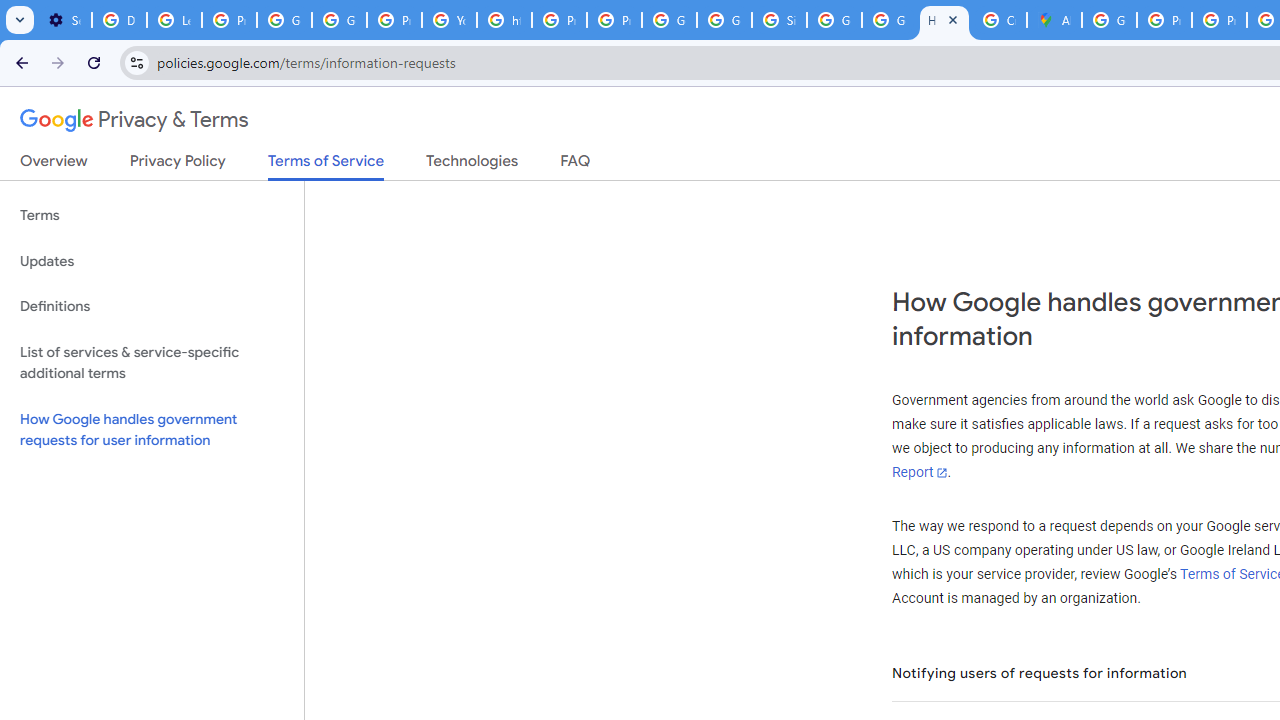 The image size is (1280, 720). Describe the element at coordinates (283, 20) in the screenshot. I see `'Google Account Help'` at that location.